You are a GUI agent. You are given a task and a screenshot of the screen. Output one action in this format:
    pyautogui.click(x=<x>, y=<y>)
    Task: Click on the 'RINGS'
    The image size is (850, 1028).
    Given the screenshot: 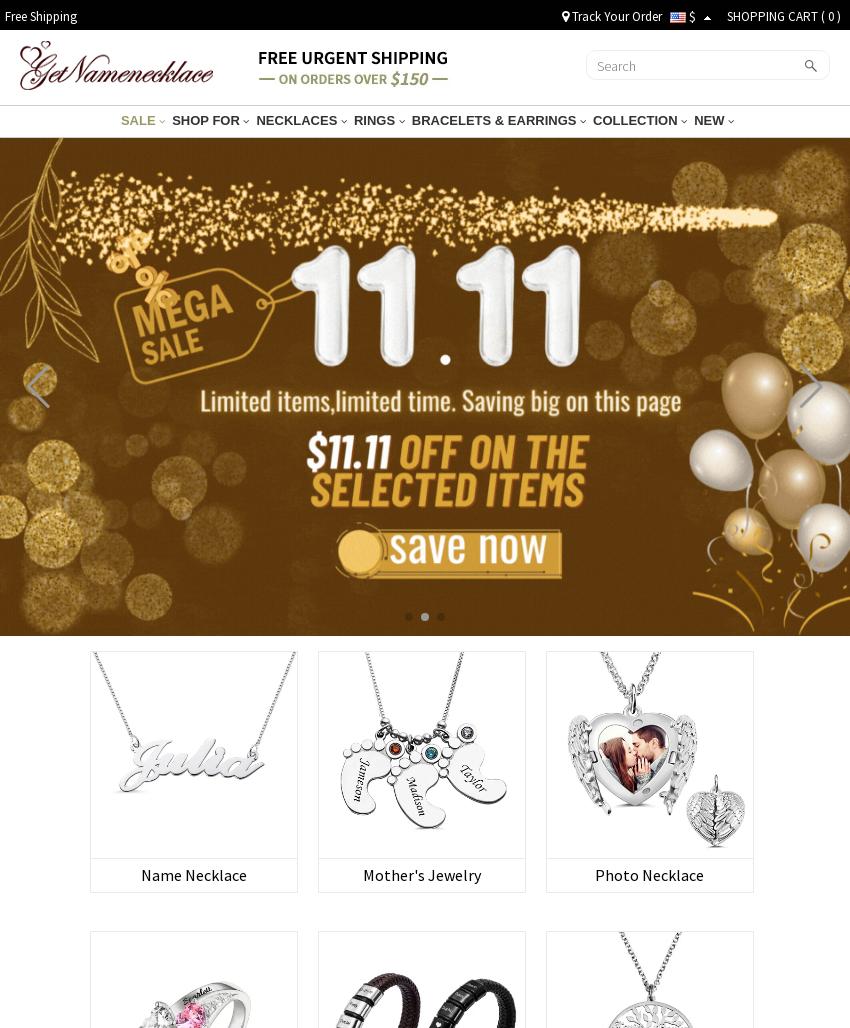 What is the action you would take?
    pyautogui.click(x=374, y=119)
    